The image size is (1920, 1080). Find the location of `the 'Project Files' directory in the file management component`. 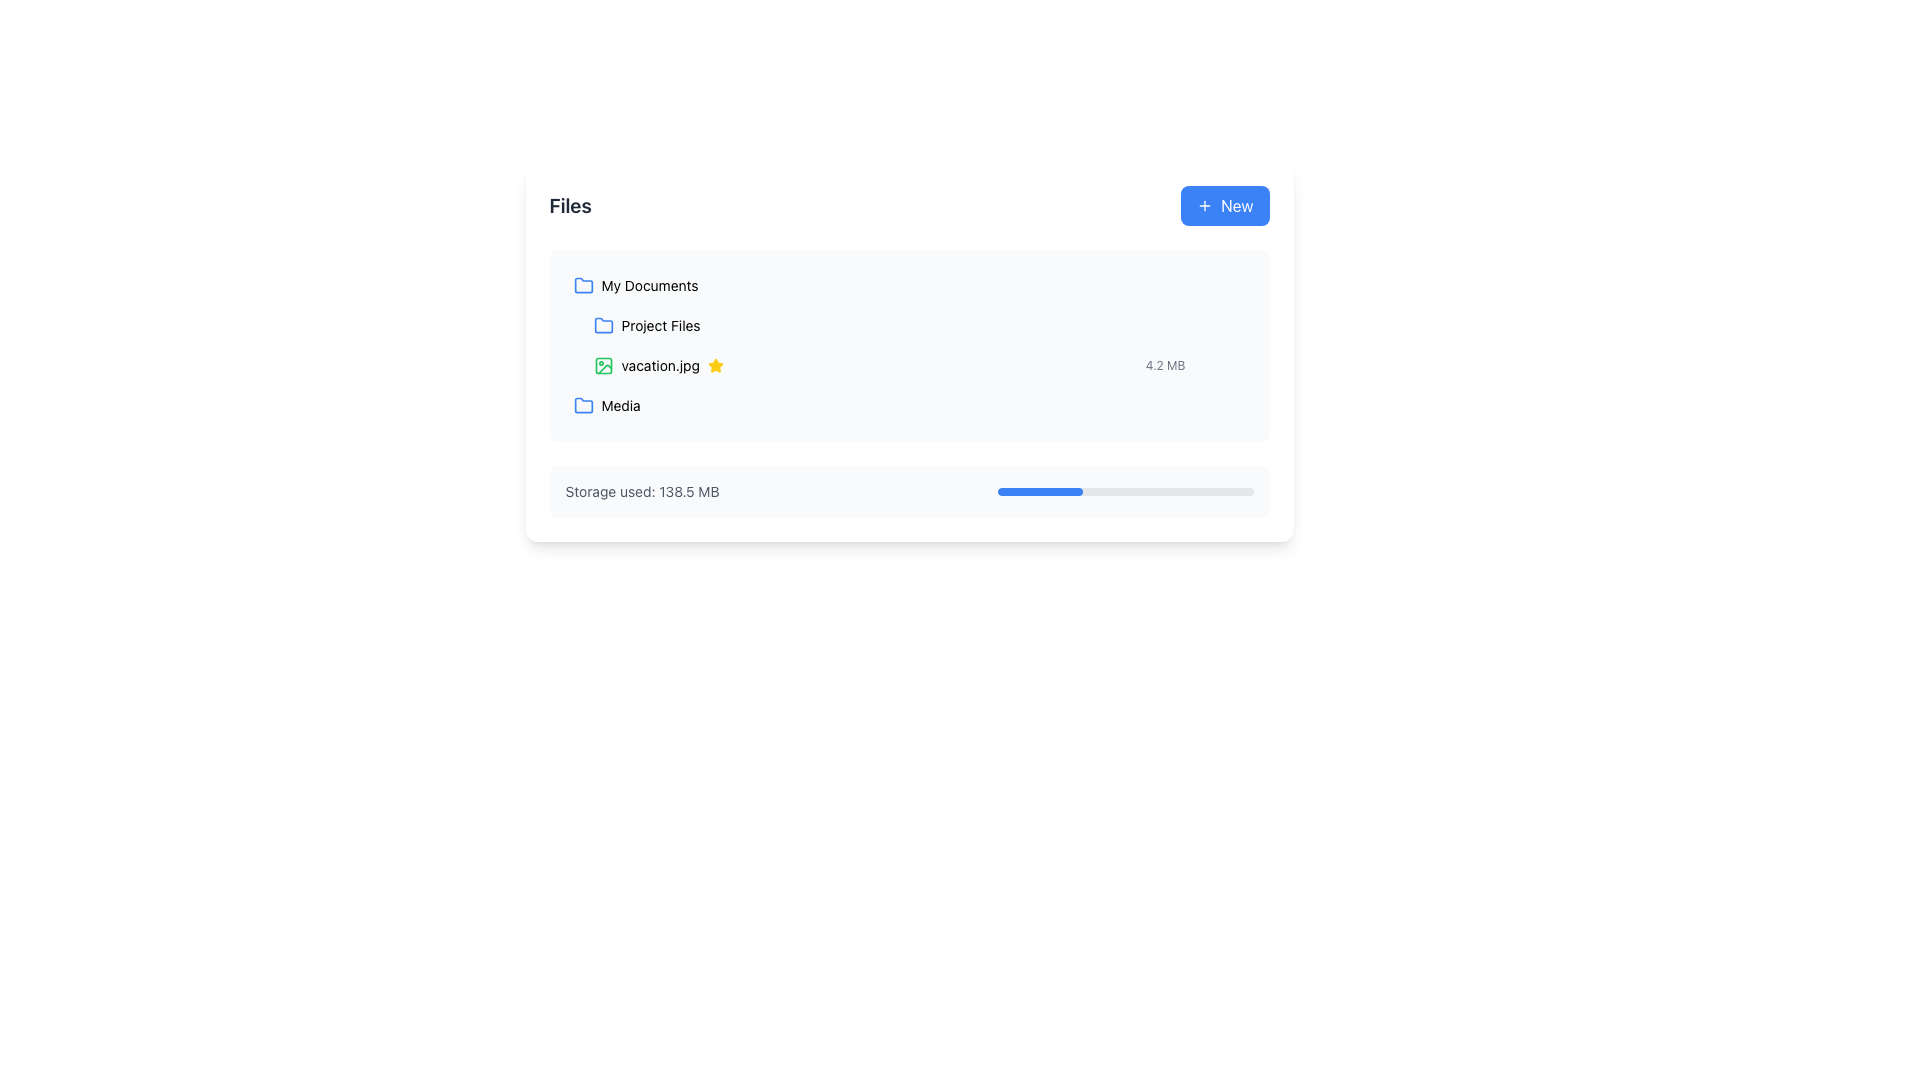

the 'Project Files' directory in the file management component is located at coordinates (892, 325).